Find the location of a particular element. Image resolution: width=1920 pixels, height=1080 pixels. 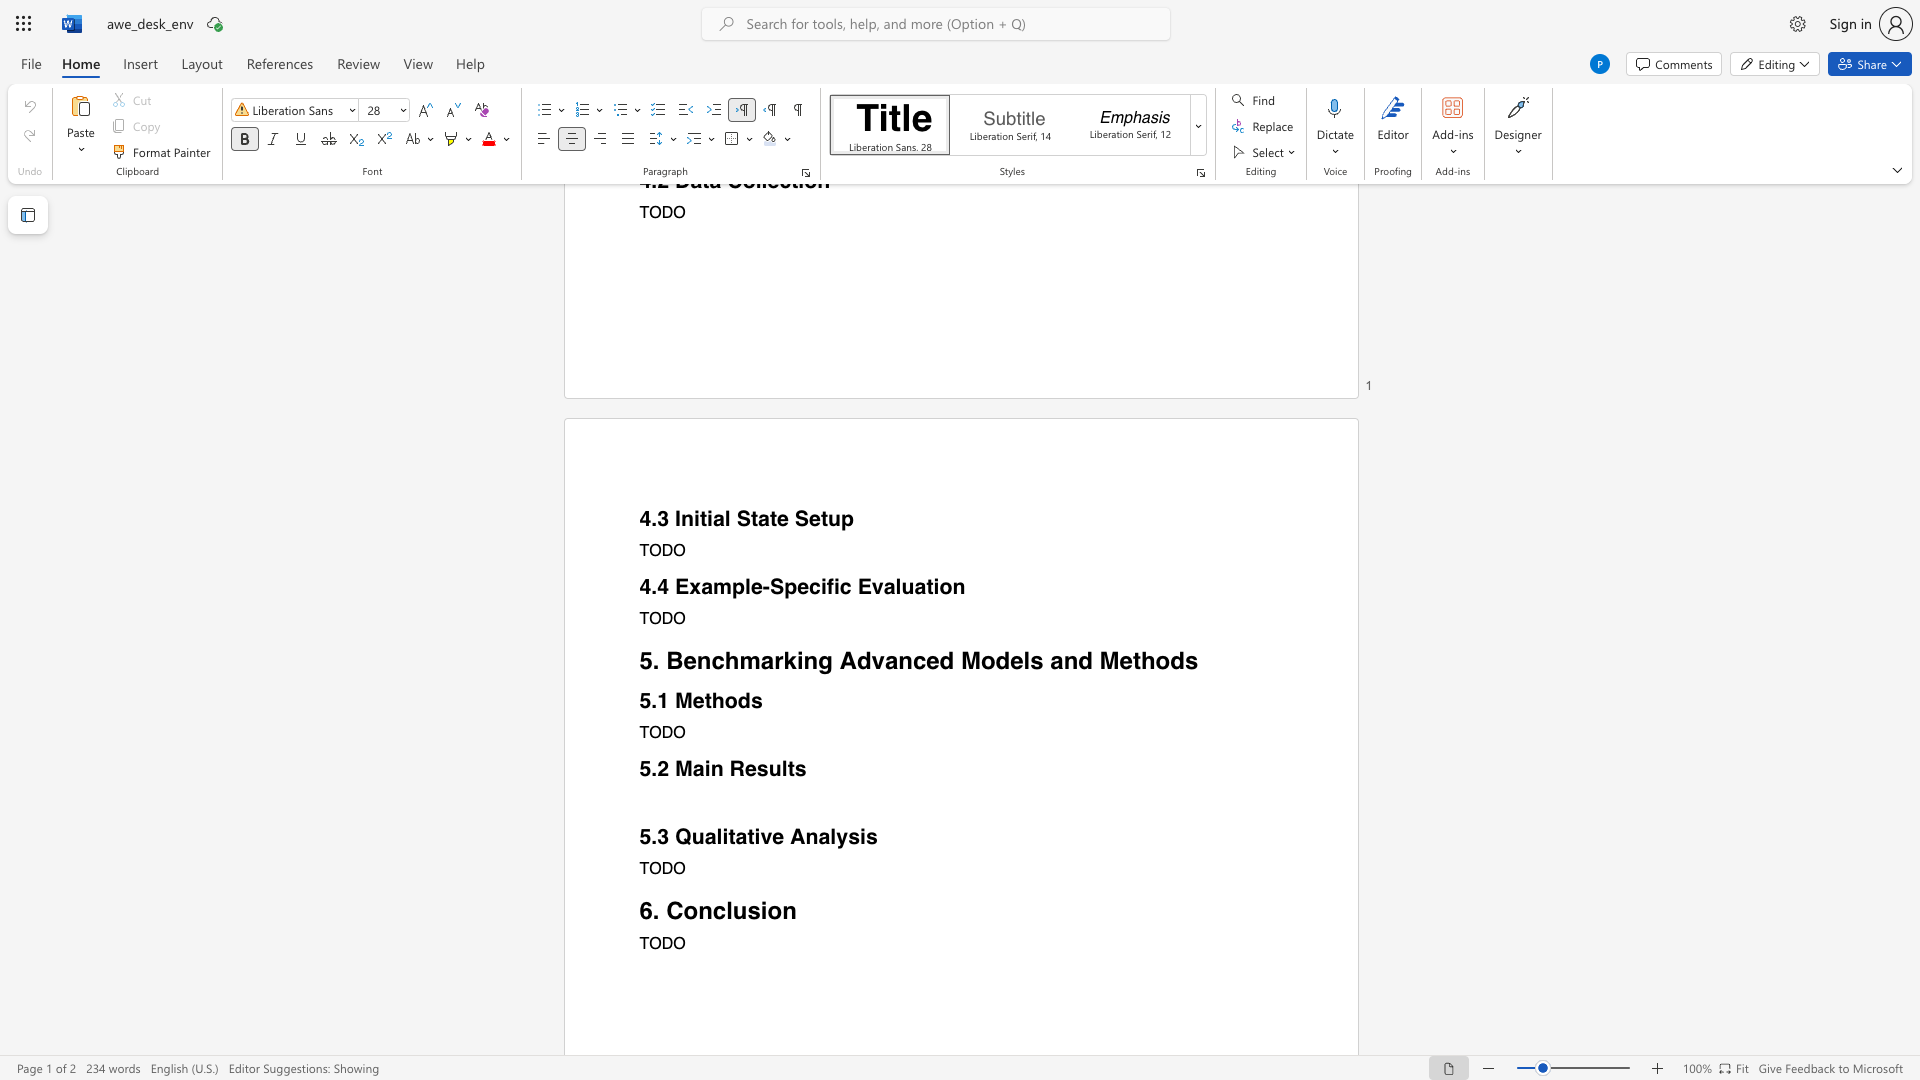

the subset text "od" within the text "5.1 Methods" is located at coordinates (723, 700).